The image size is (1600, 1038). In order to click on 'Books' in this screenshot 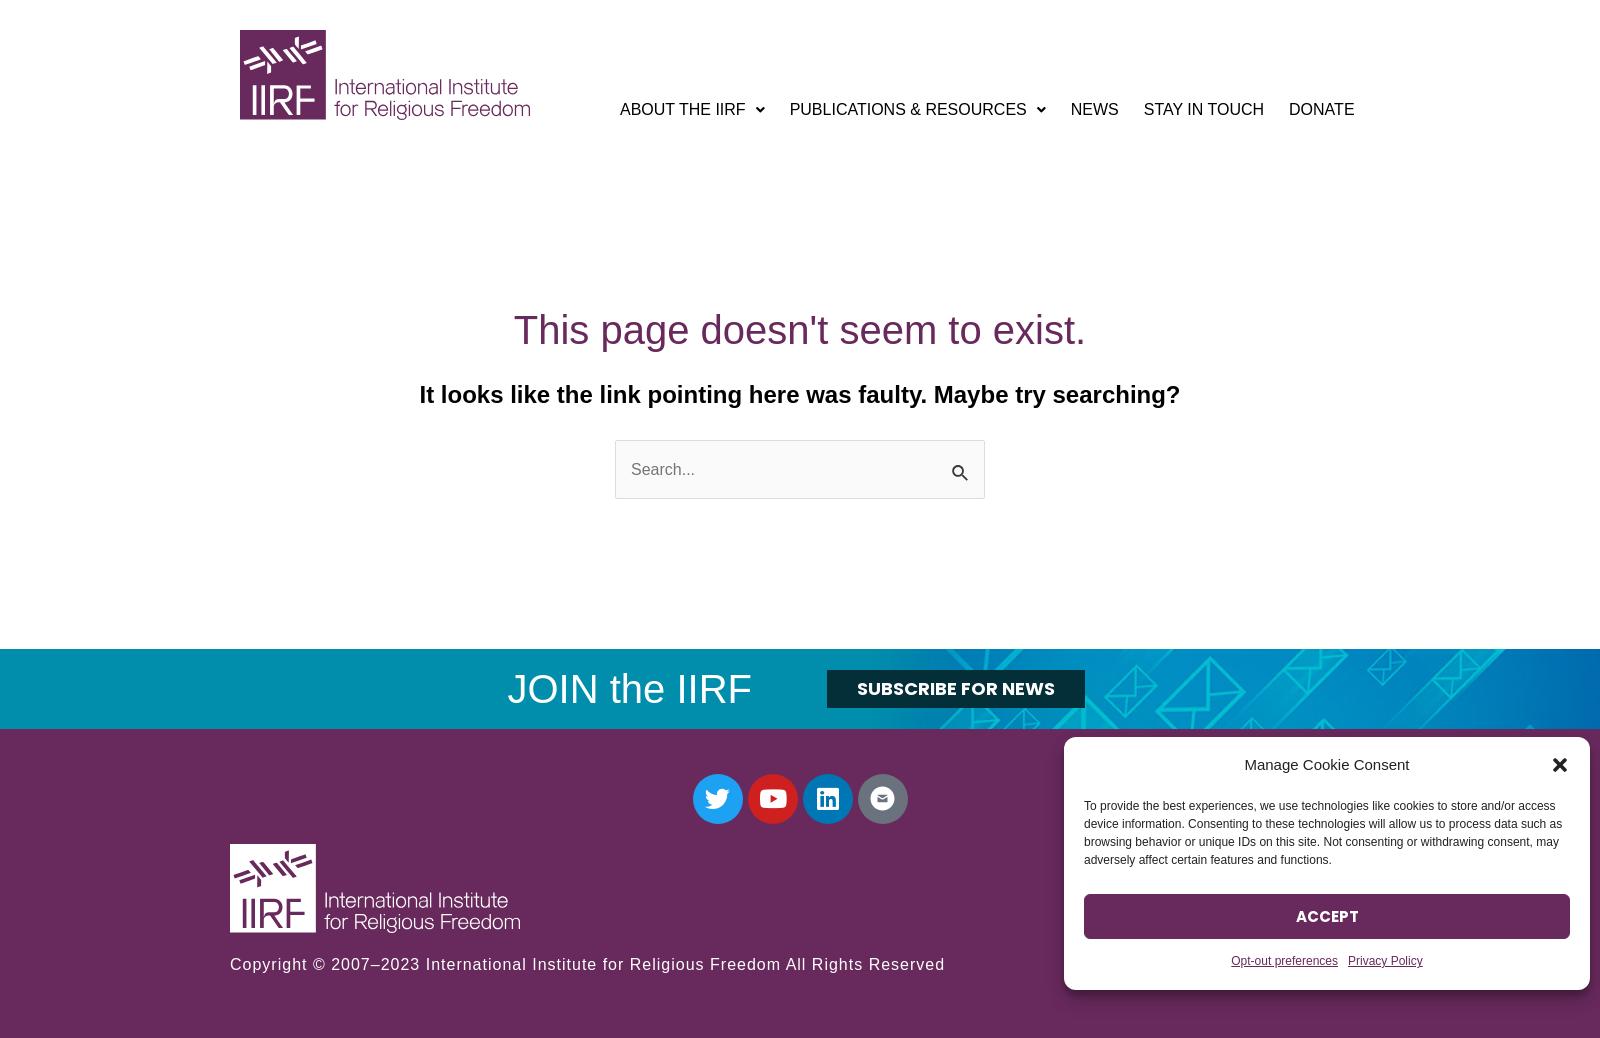, I will do `click(836, 300)`.